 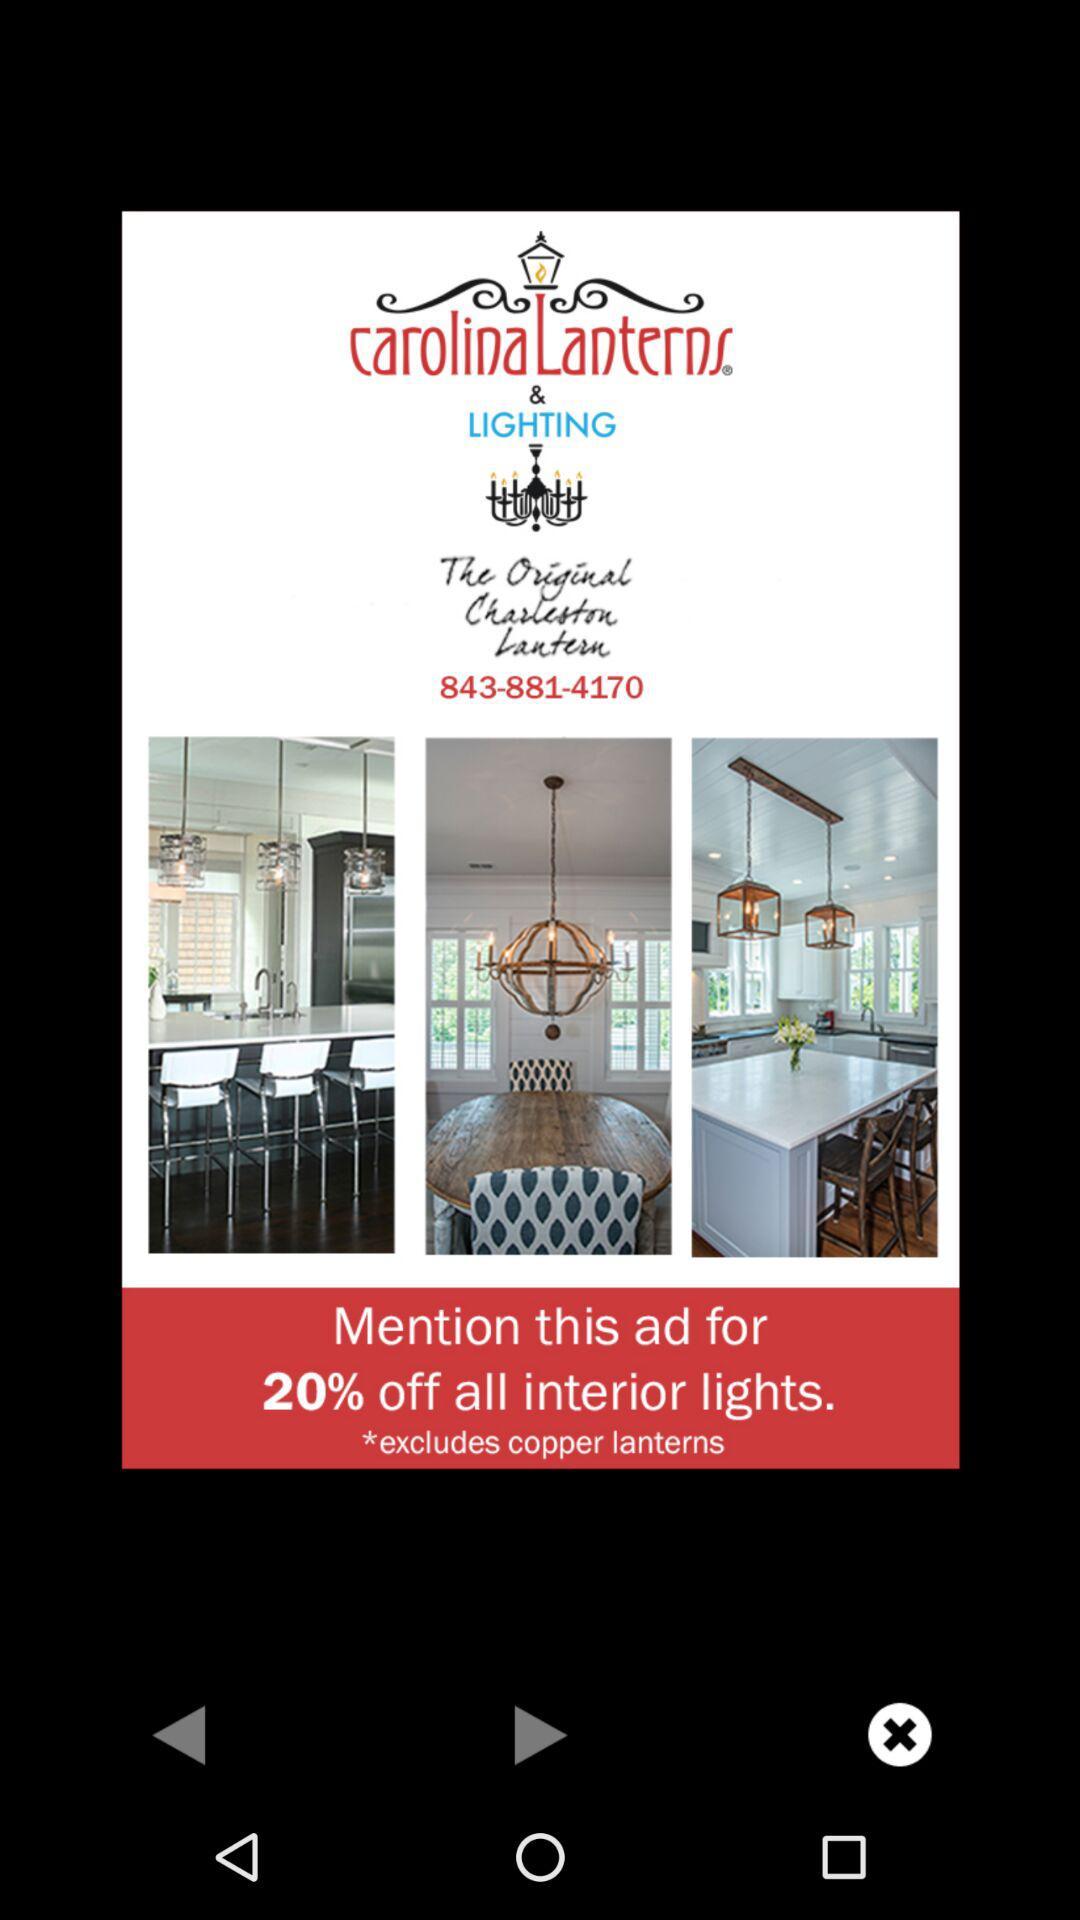 I want to click on cl, so click(x=898, y=1733).